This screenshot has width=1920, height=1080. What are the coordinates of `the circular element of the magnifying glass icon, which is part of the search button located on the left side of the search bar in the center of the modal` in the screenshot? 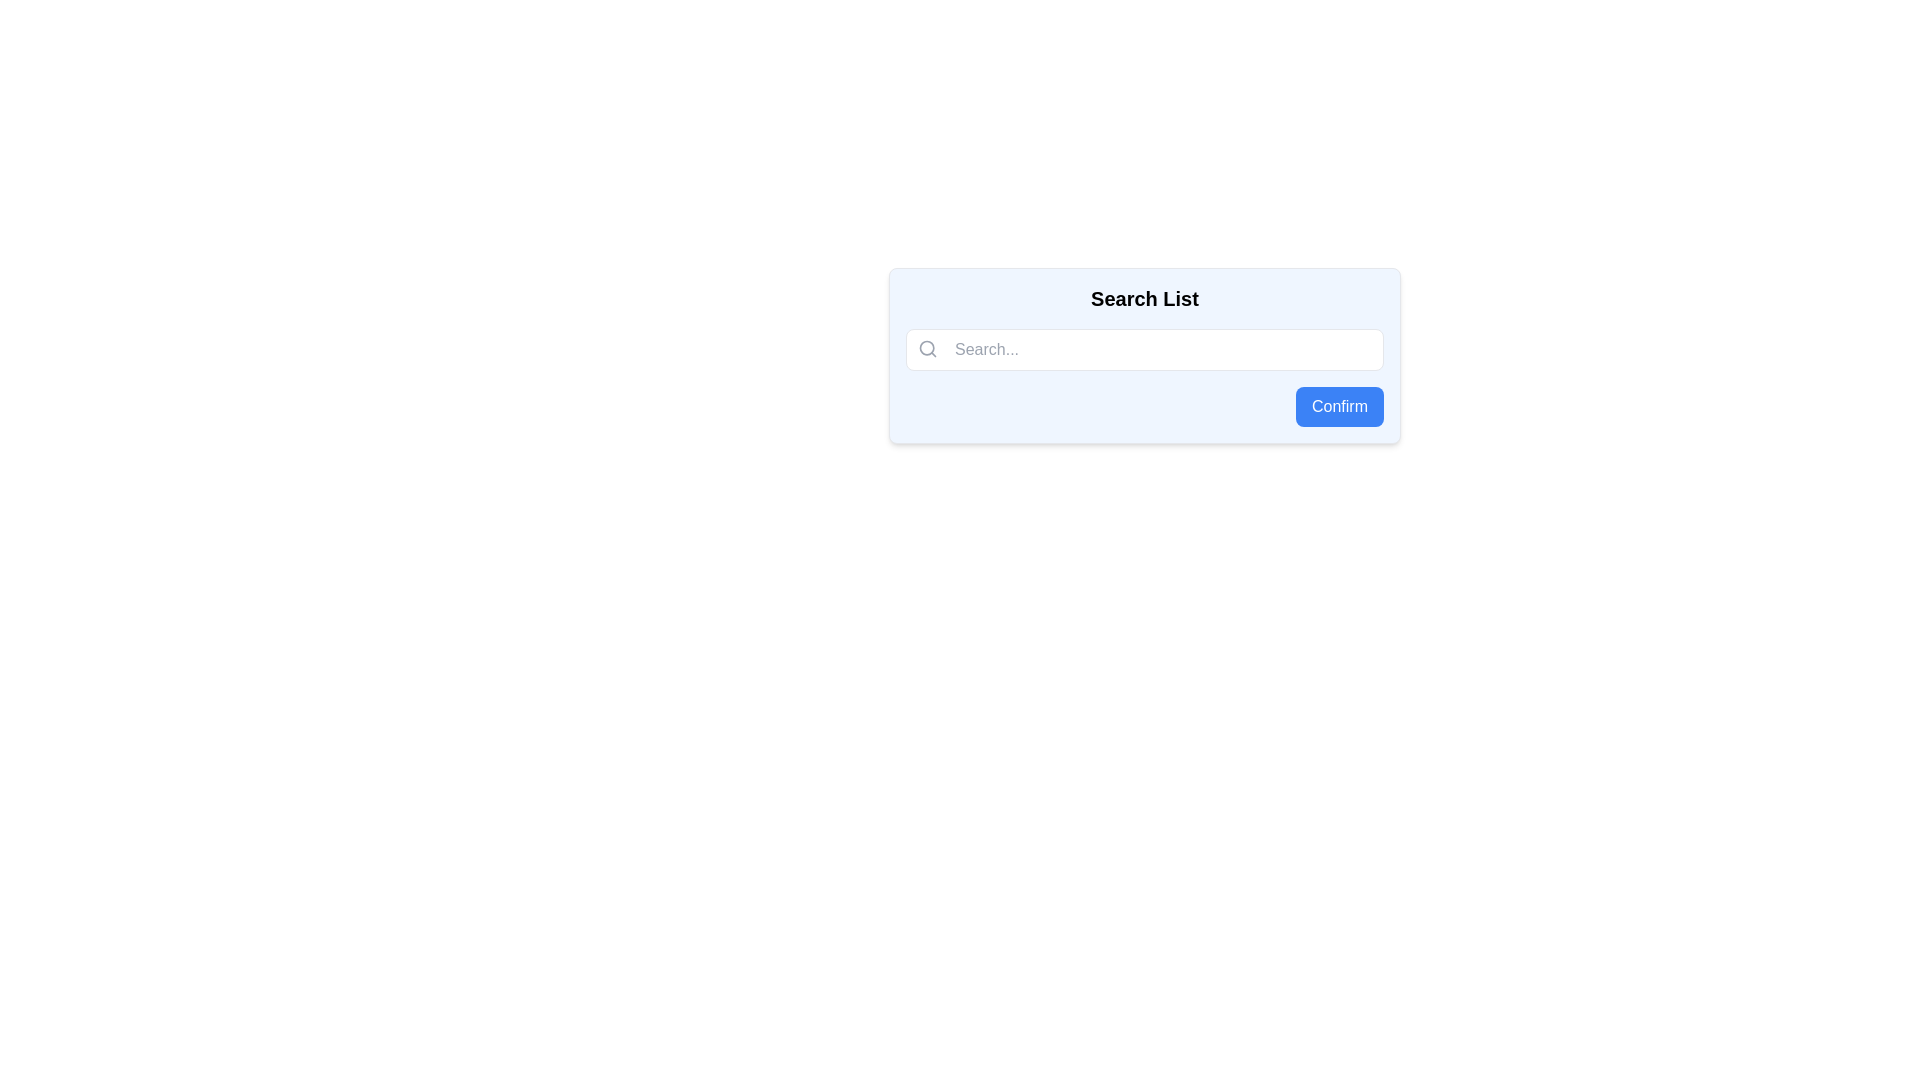 It's located at (926, 347).